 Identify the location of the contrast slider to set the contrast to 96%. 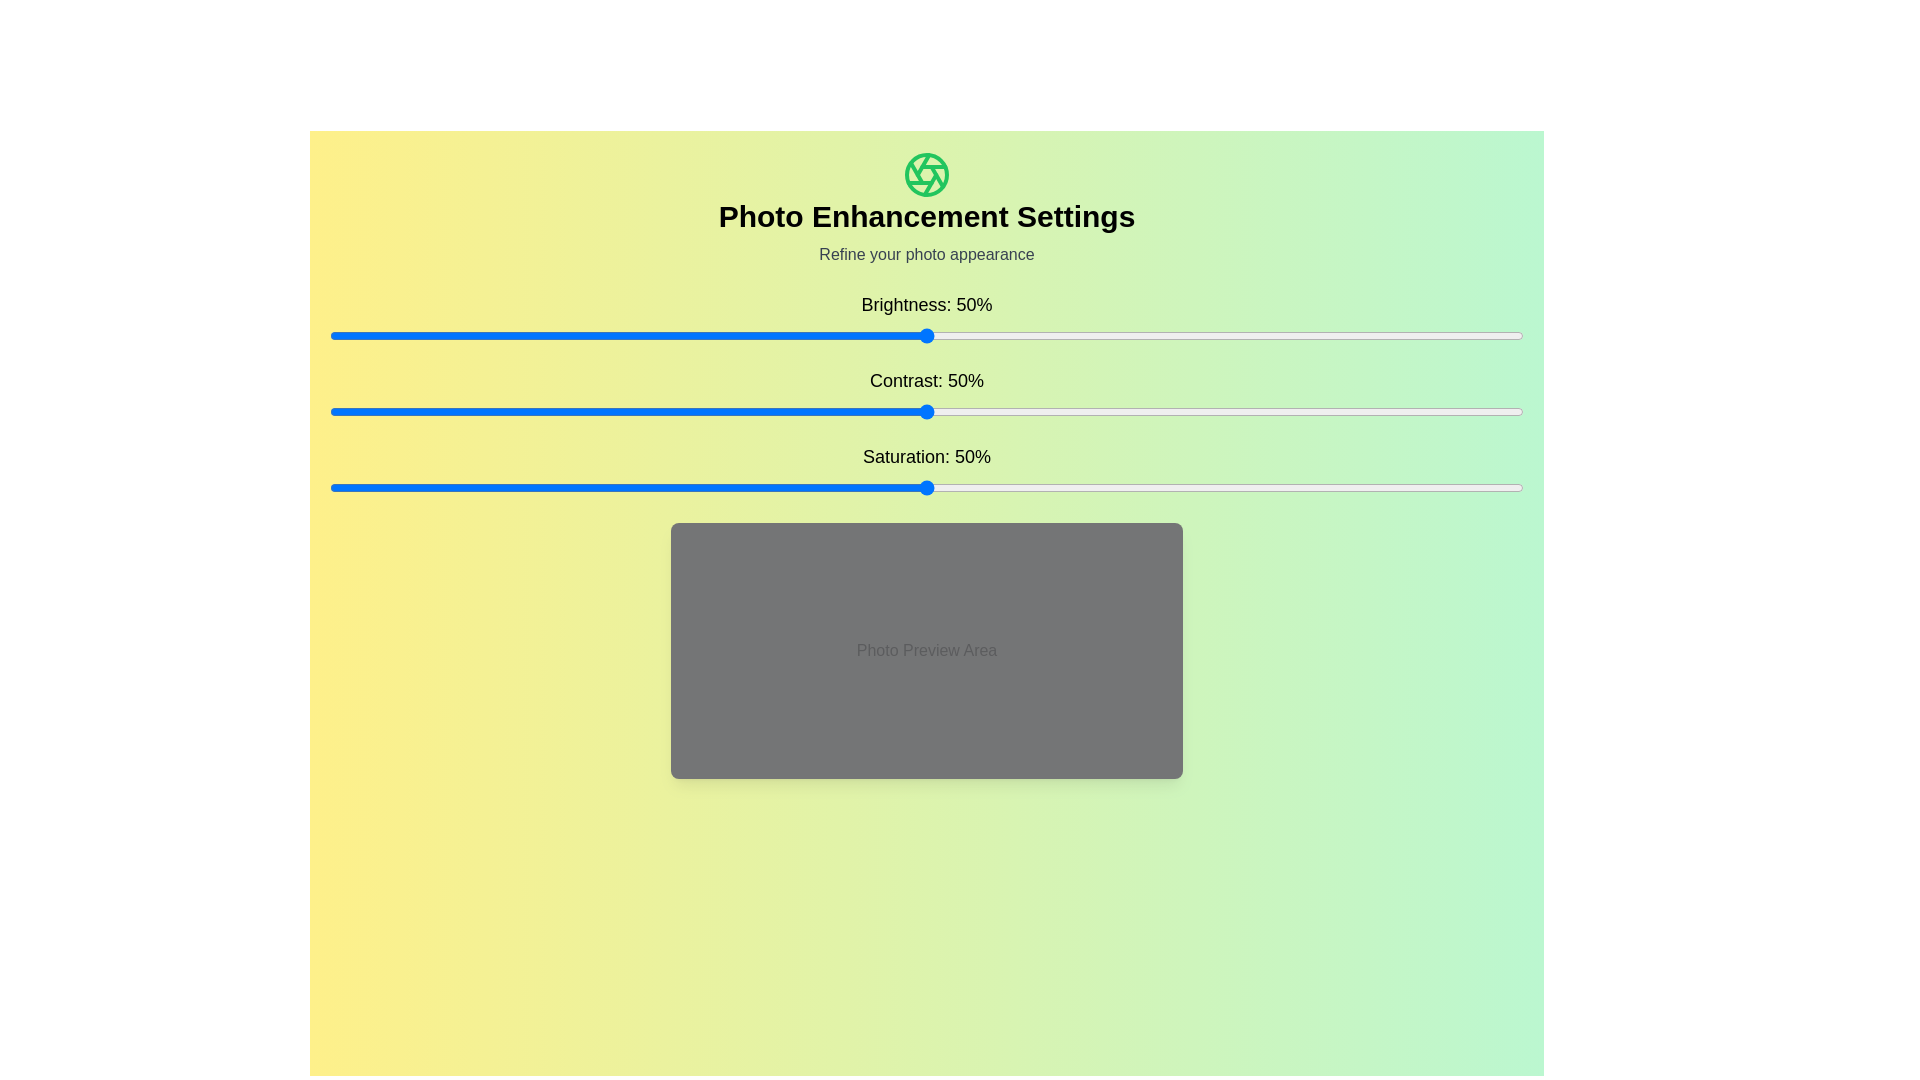
(1476, 411).